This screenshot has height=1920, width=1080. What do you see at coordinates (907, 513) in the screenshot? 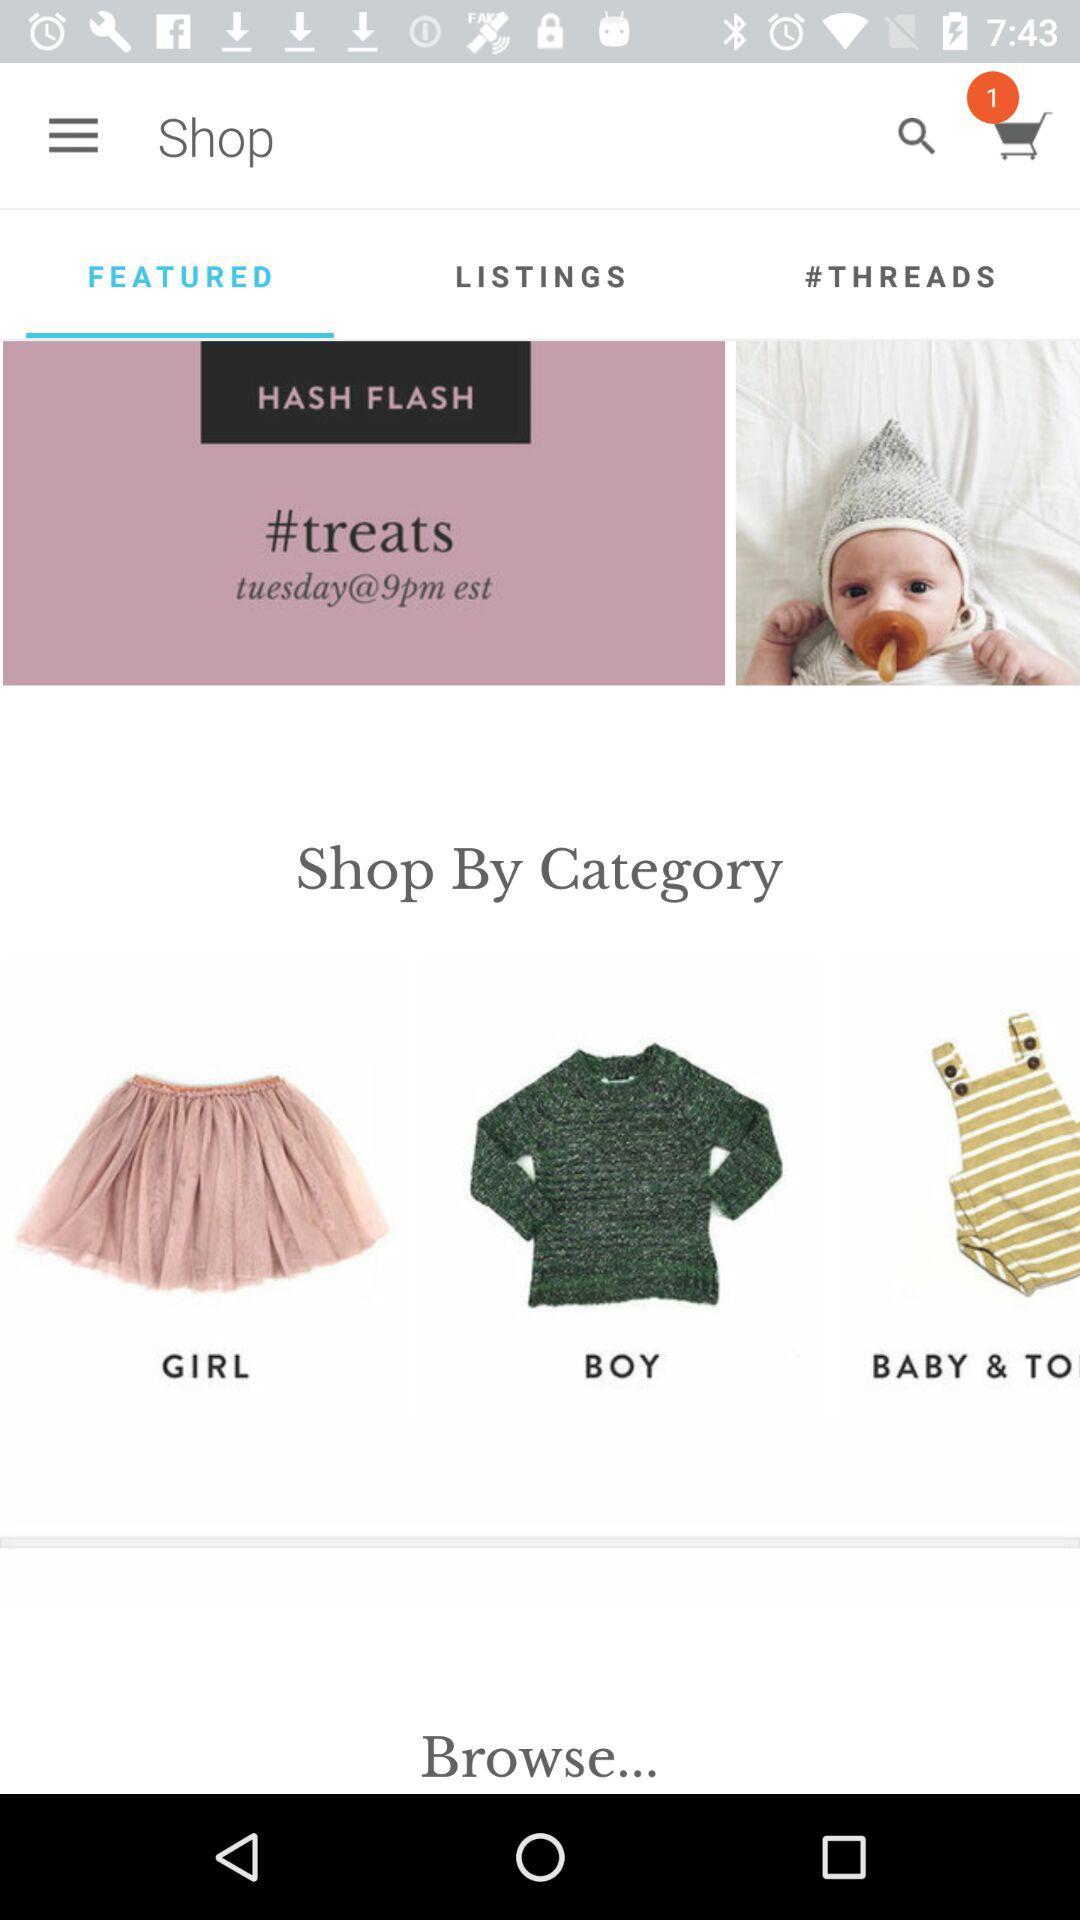
I see `icon above the shop by category` at bounding box center [907, 513].